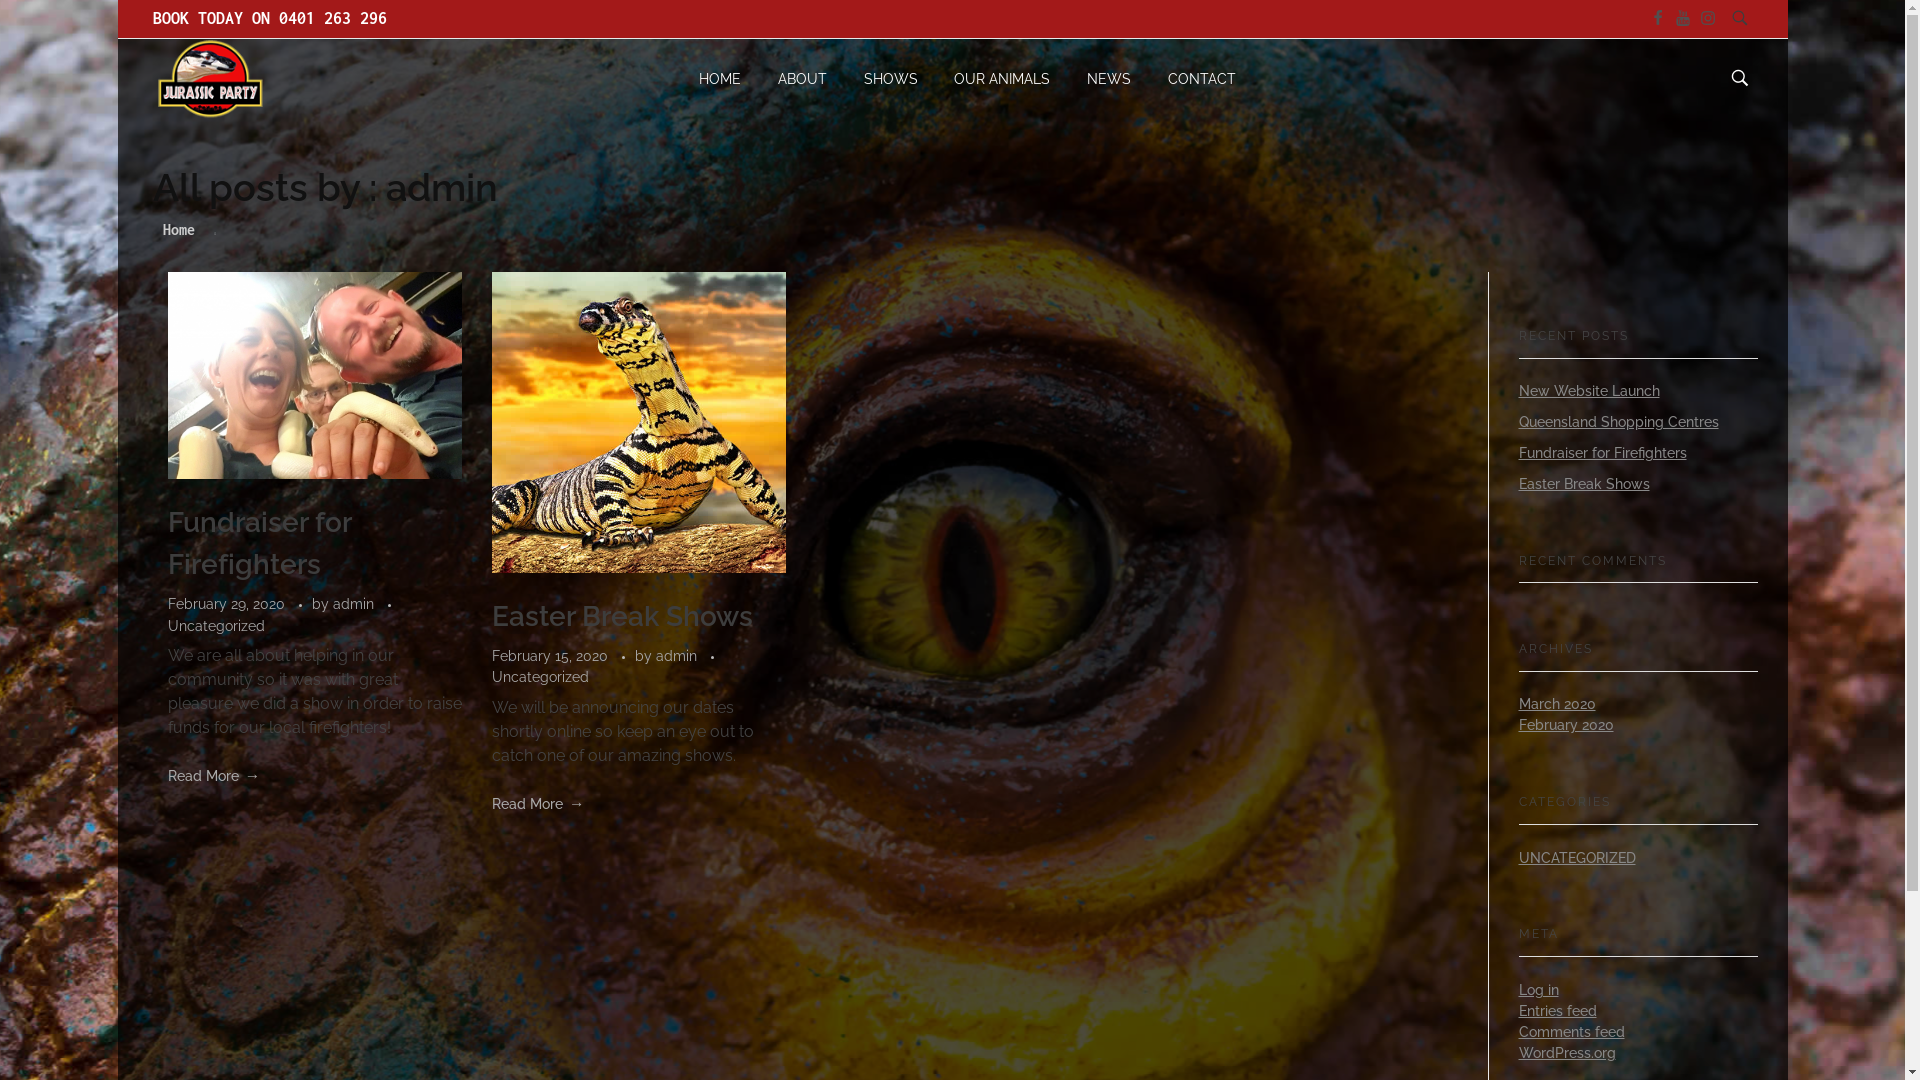 Image resolution: width=1920 pixels, height=1080 pixels. What do you see at coordinates (331, 603) in the screenshot?
I see `'admin'` at bounding box center [331, 603].